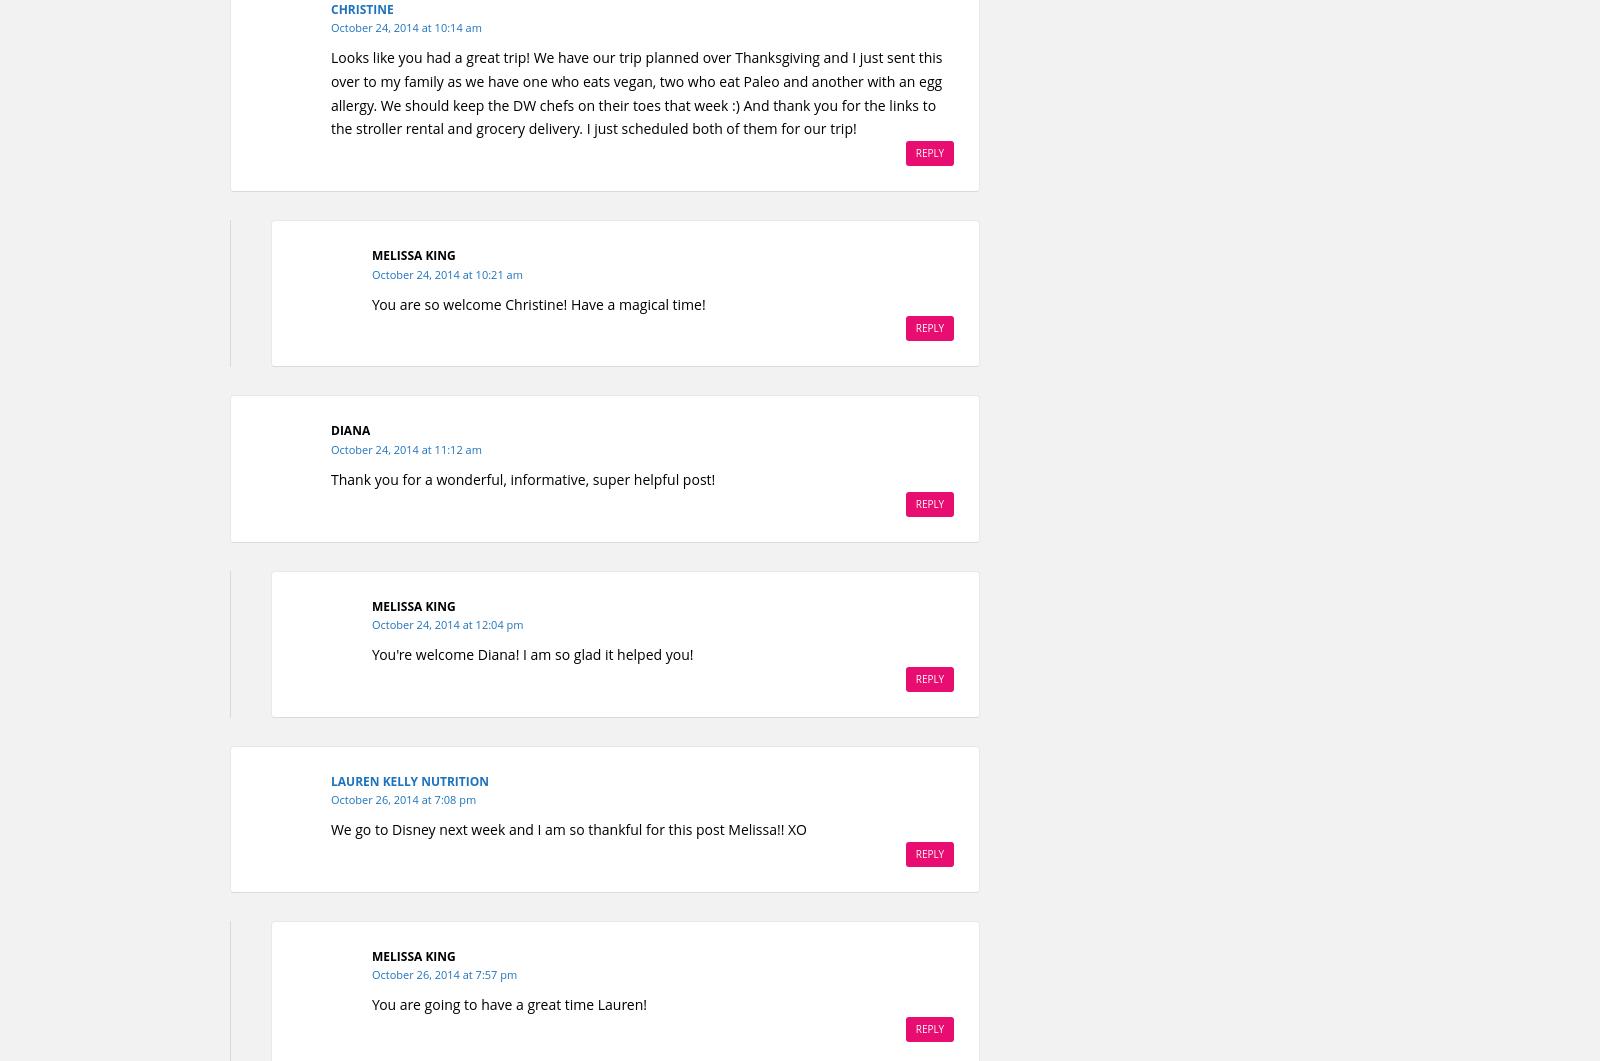 This screenshot has height=1061, width=1600. I want to click on 'You're welcome Diana!  I am so glad it helped you!', so click(372, 652).